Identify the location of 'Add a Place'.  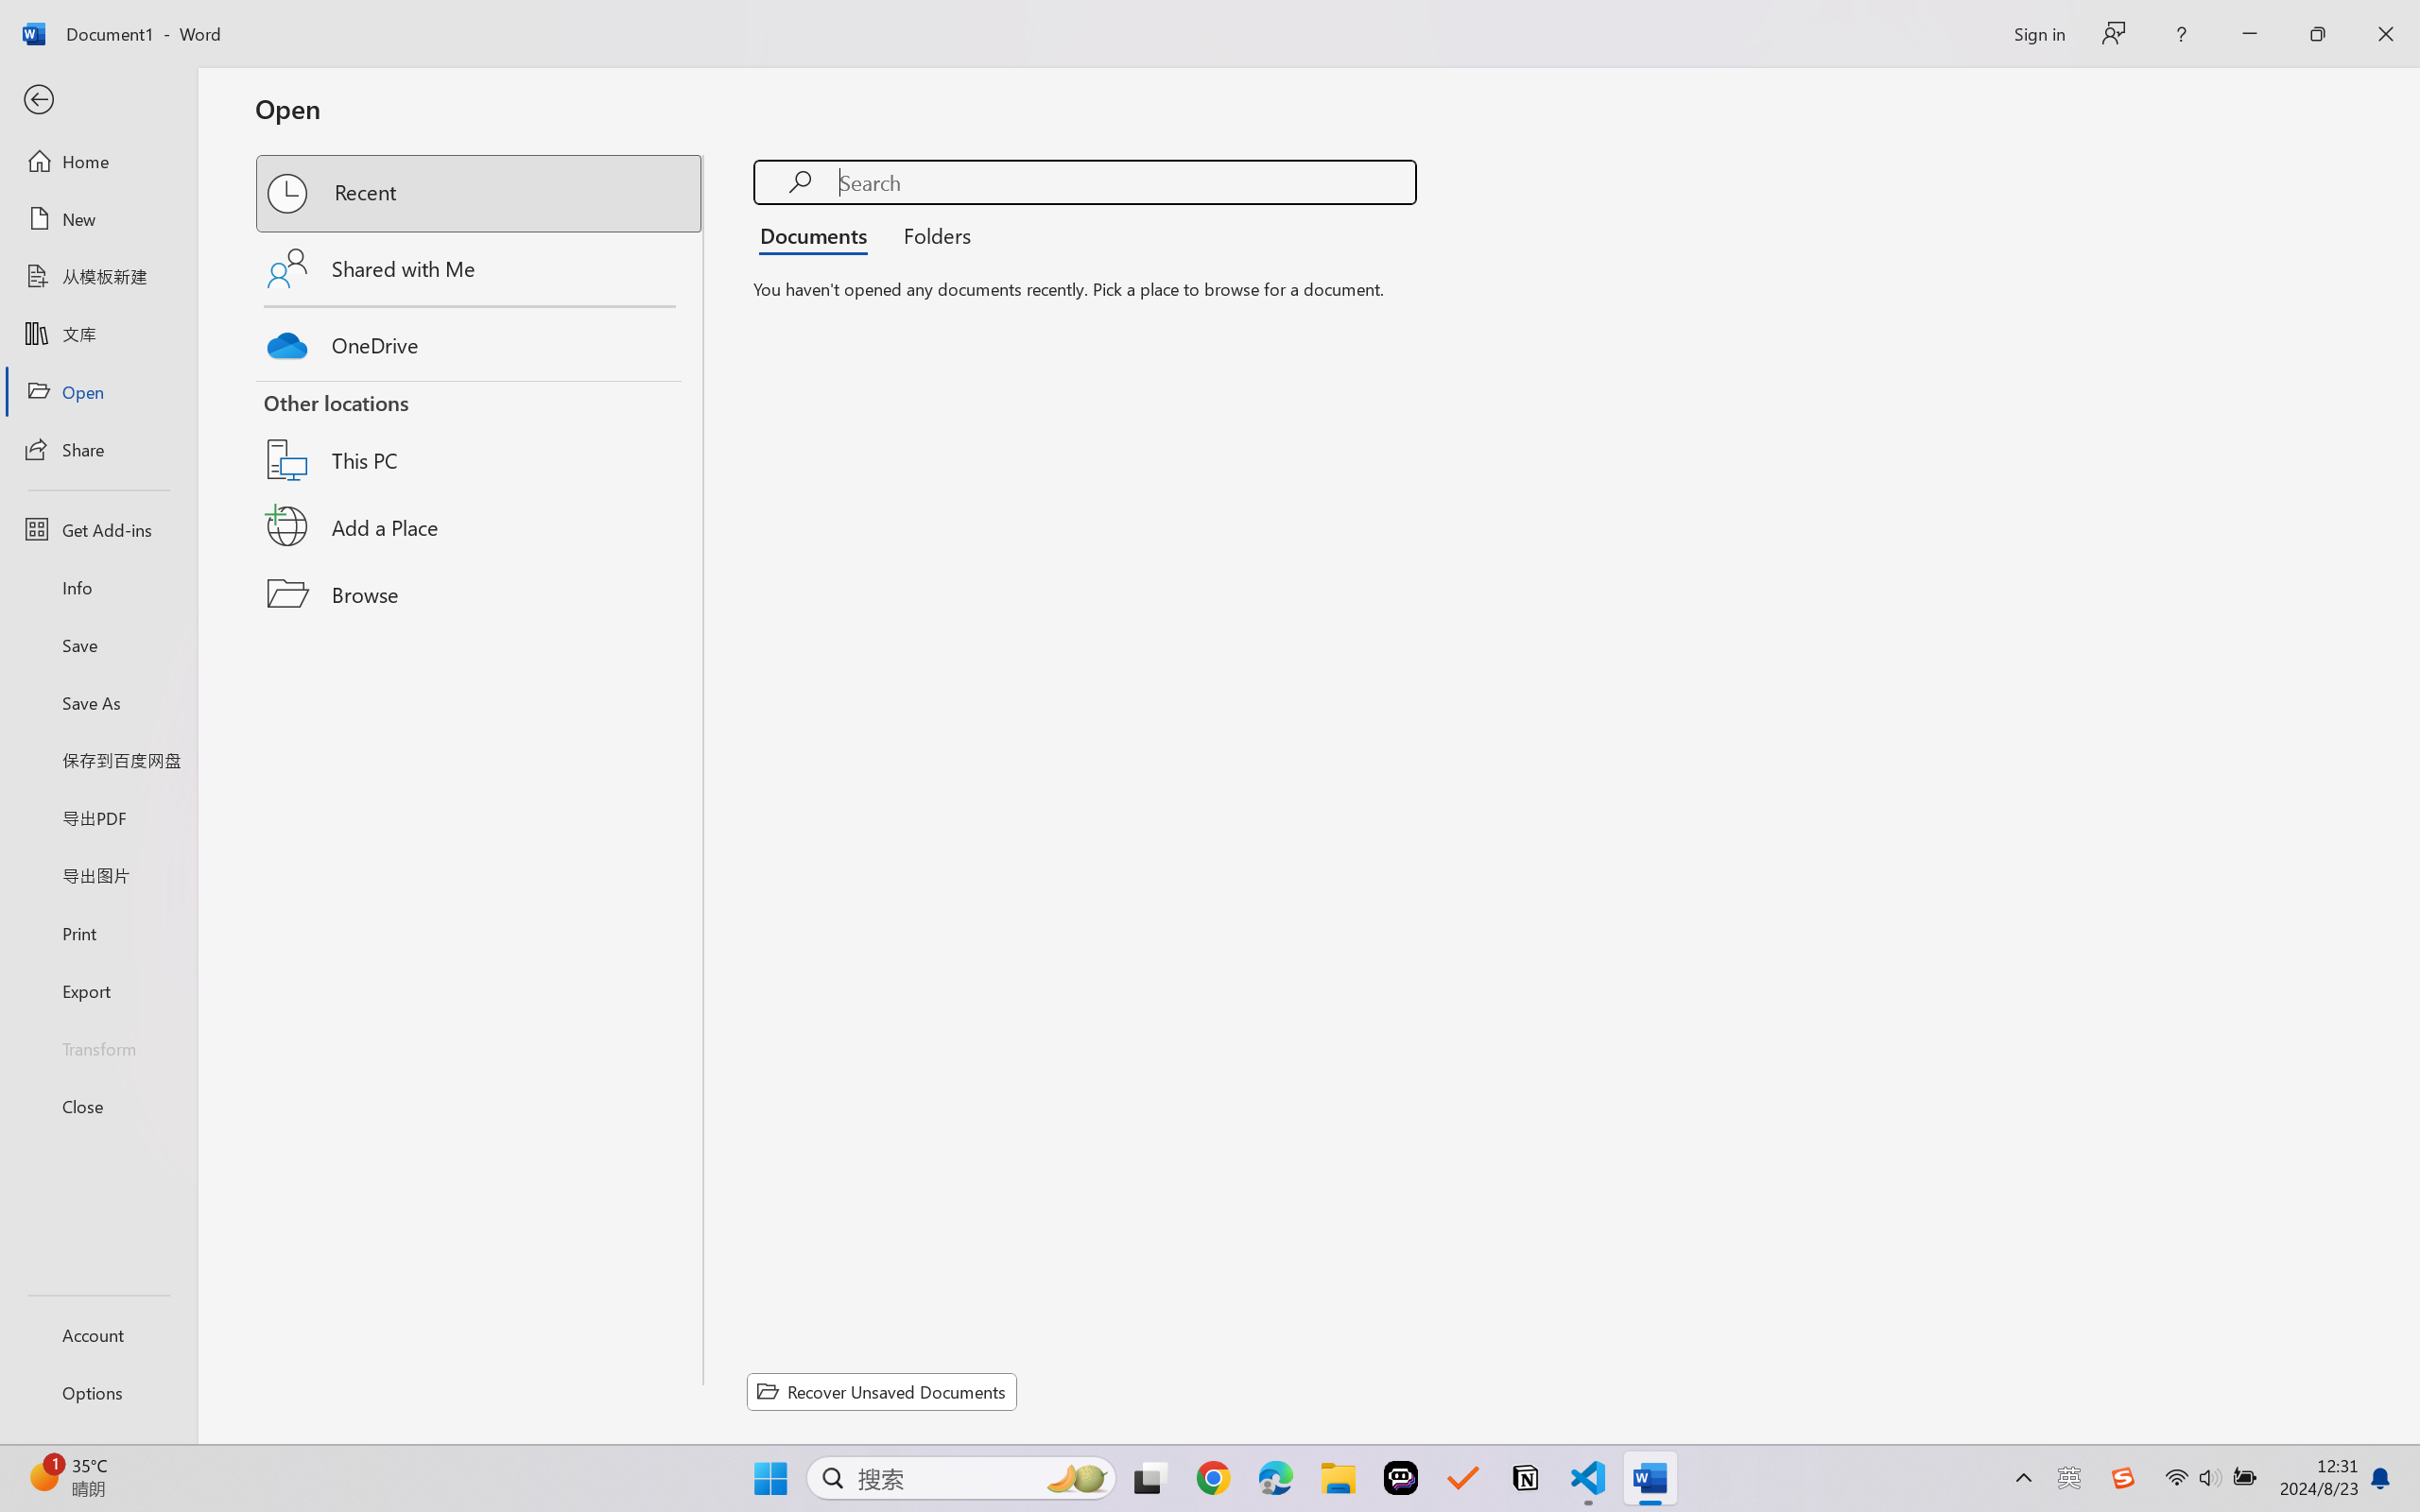
(480, 525).